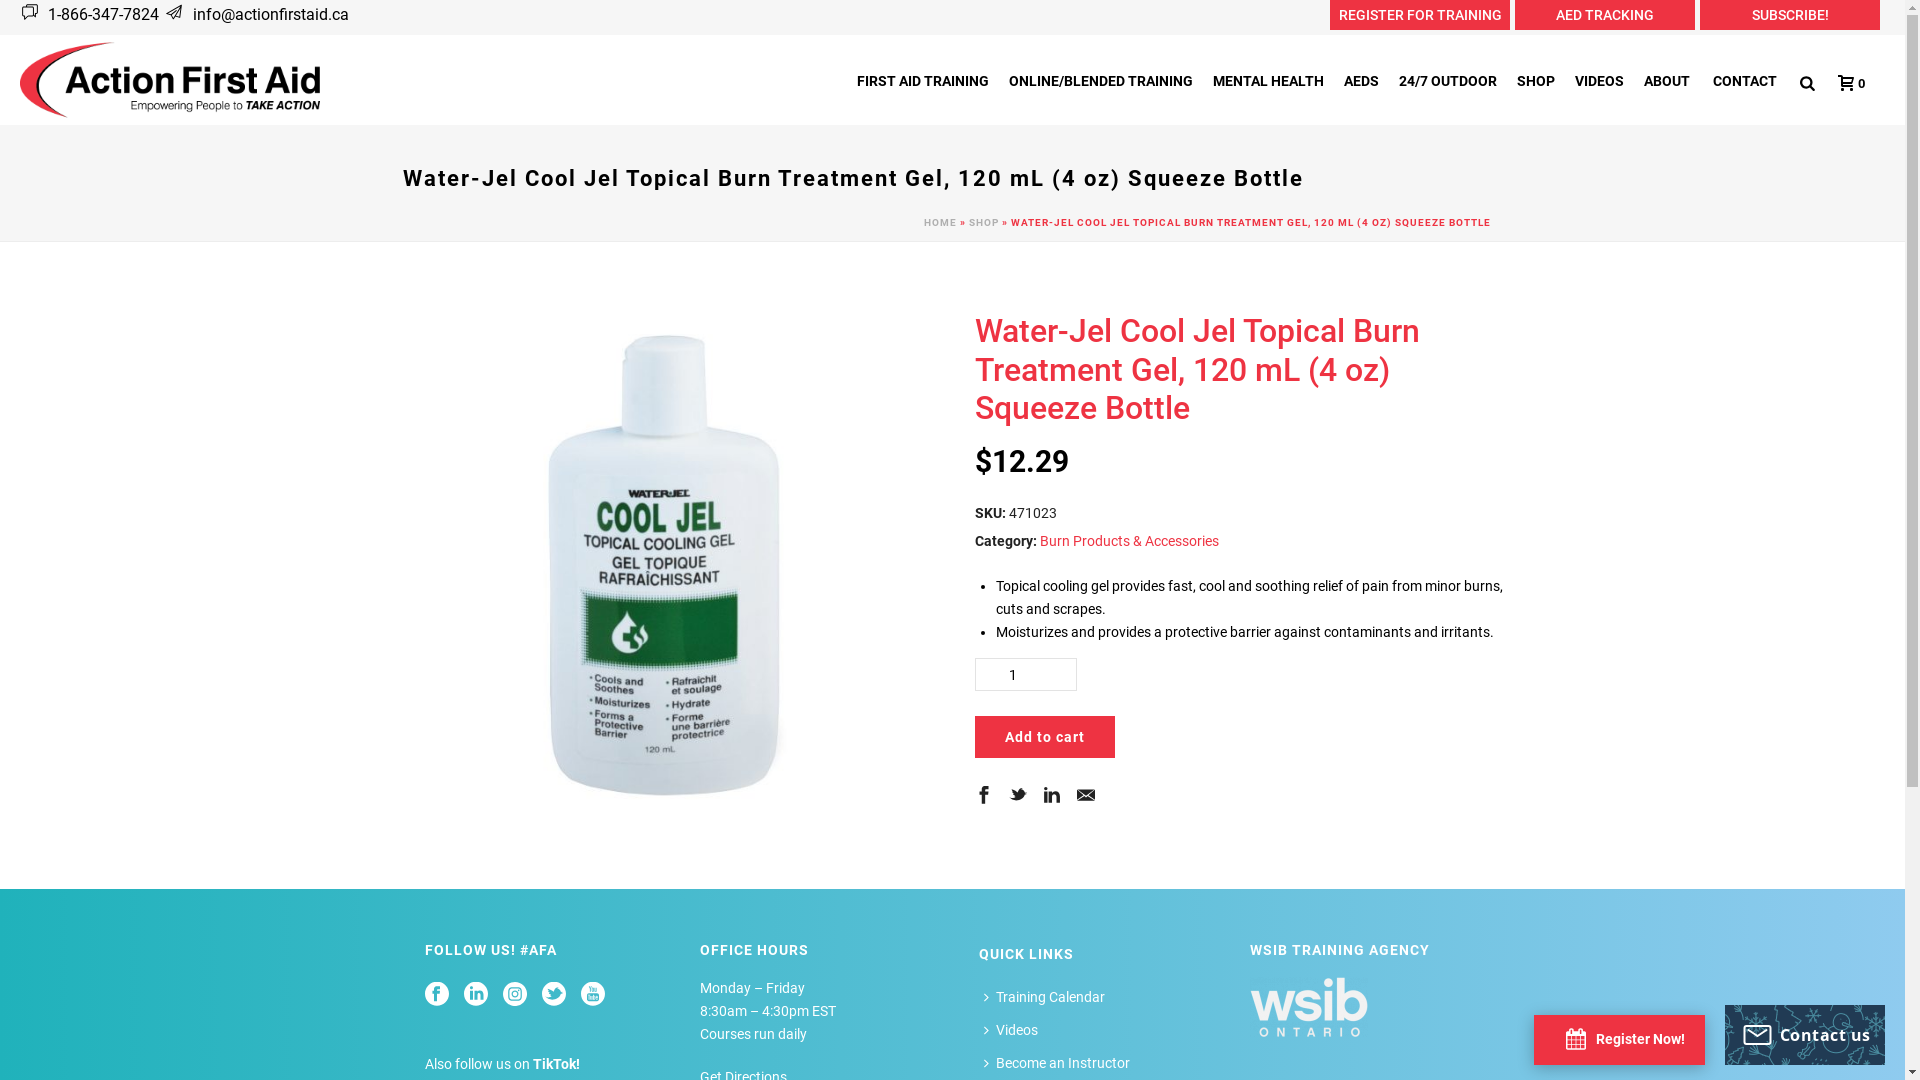 Image resolution: width=1920 pixels, height=1080 pixels. Describe the element at coordinates (1742, 80) in the screenshot. I see `' CONTACT'` at that location.